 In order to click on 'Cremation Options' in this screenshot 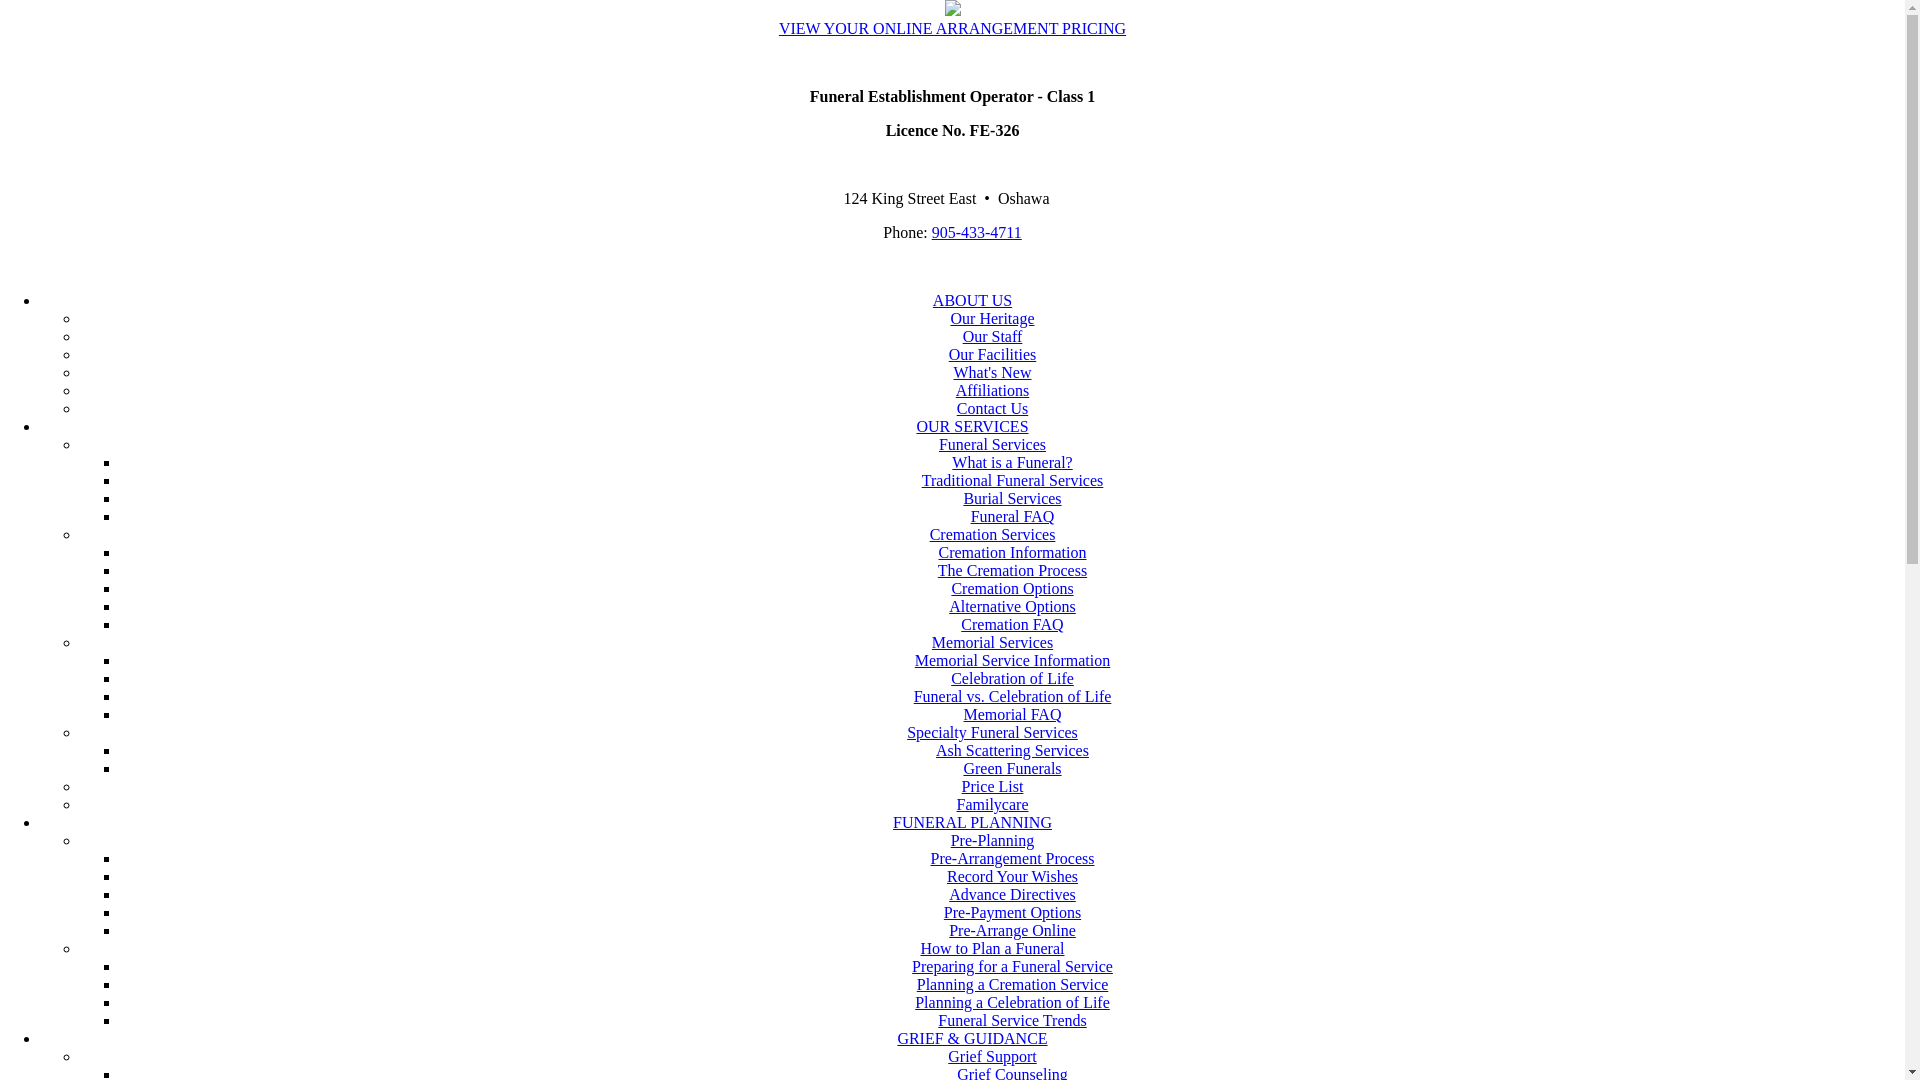, I will do `click(949, 587)`.